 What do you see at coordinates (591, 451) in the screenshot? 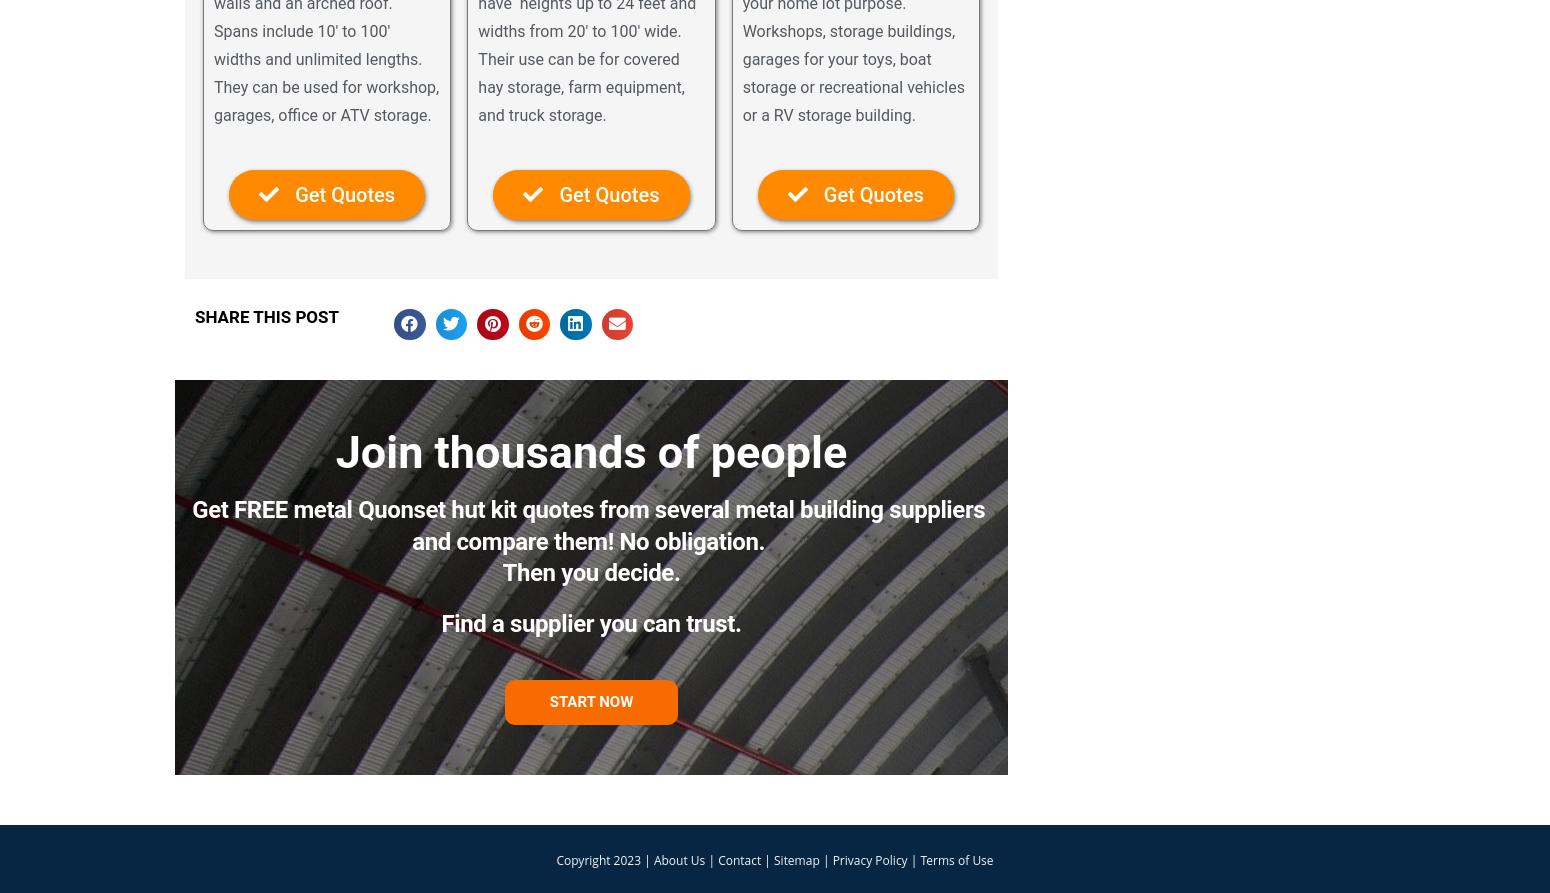
I see `'Join thousands of people'` at bounding box center [591, 451].